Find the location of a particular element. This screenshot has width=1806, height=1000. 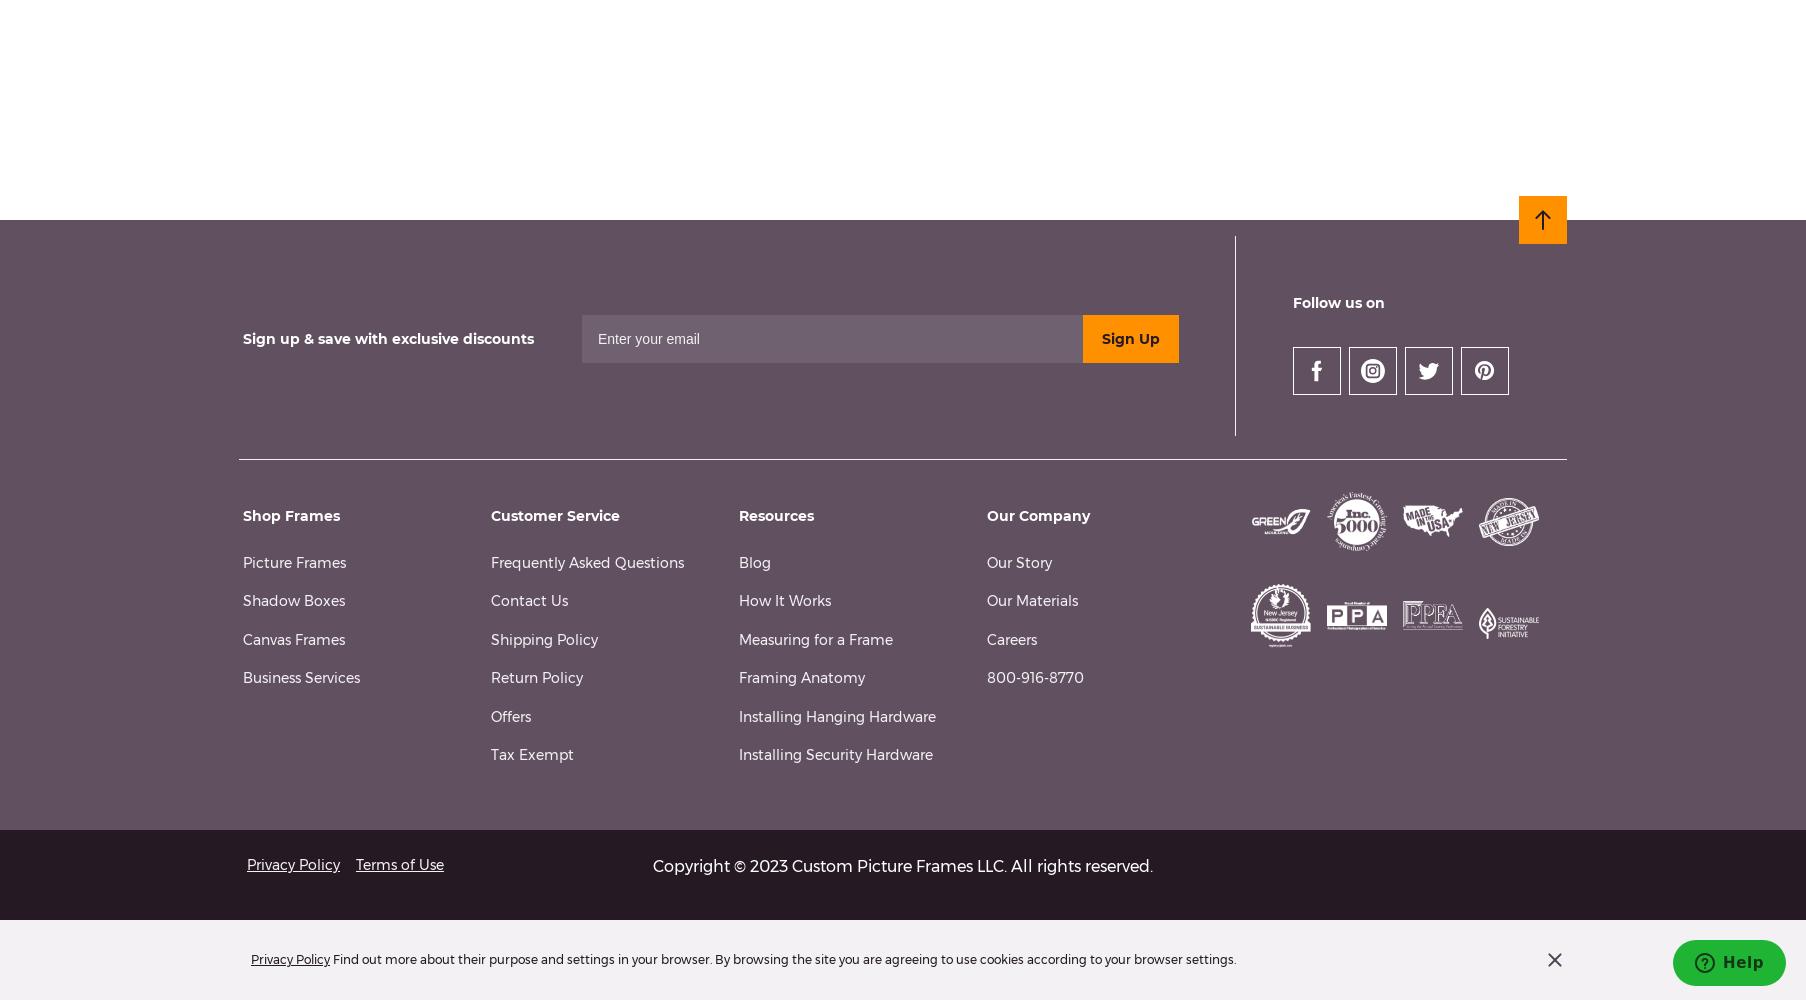

'Tax Exempt' is located at coordinates (531, 755).